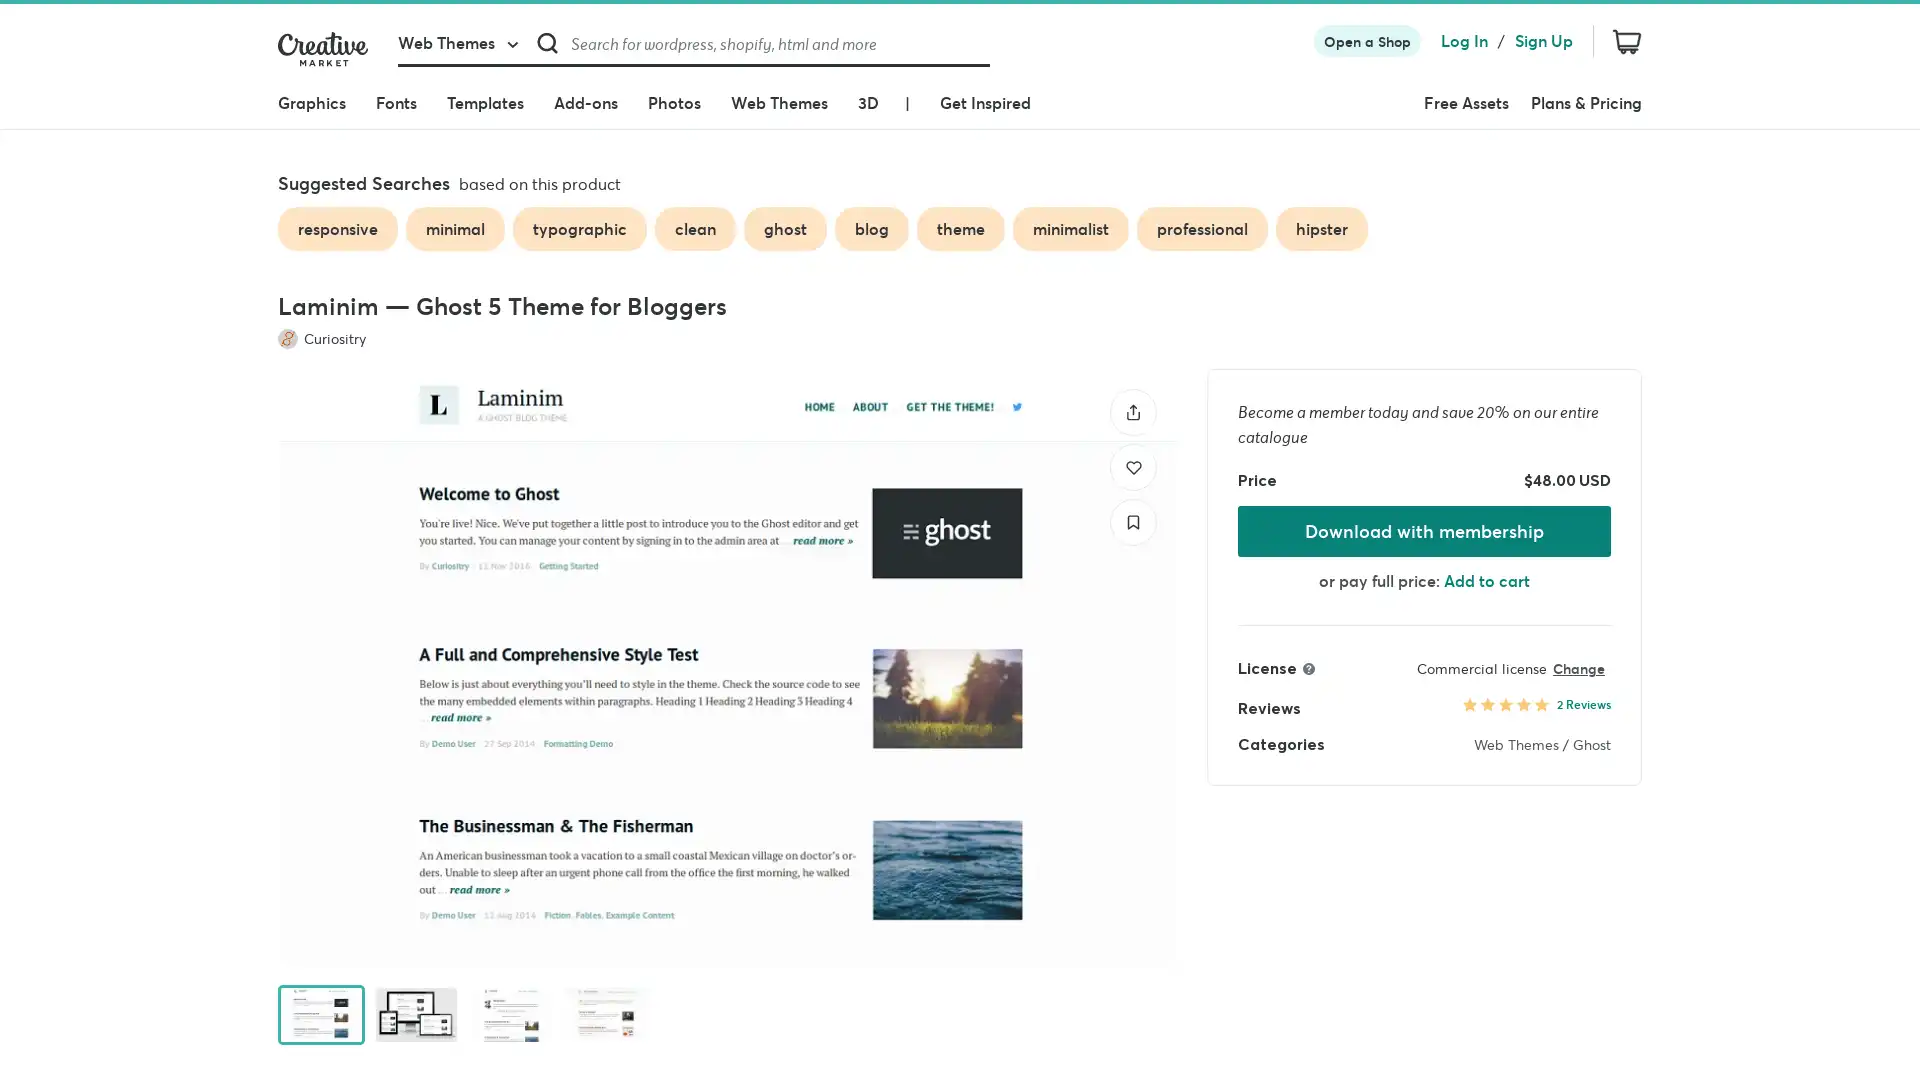 The width and height of the screenshot is (1920, 1080). What do you see at coordinates (1133, 520) in the screenshot?
I see `Save to collection` at bounding box center [1133, 520].